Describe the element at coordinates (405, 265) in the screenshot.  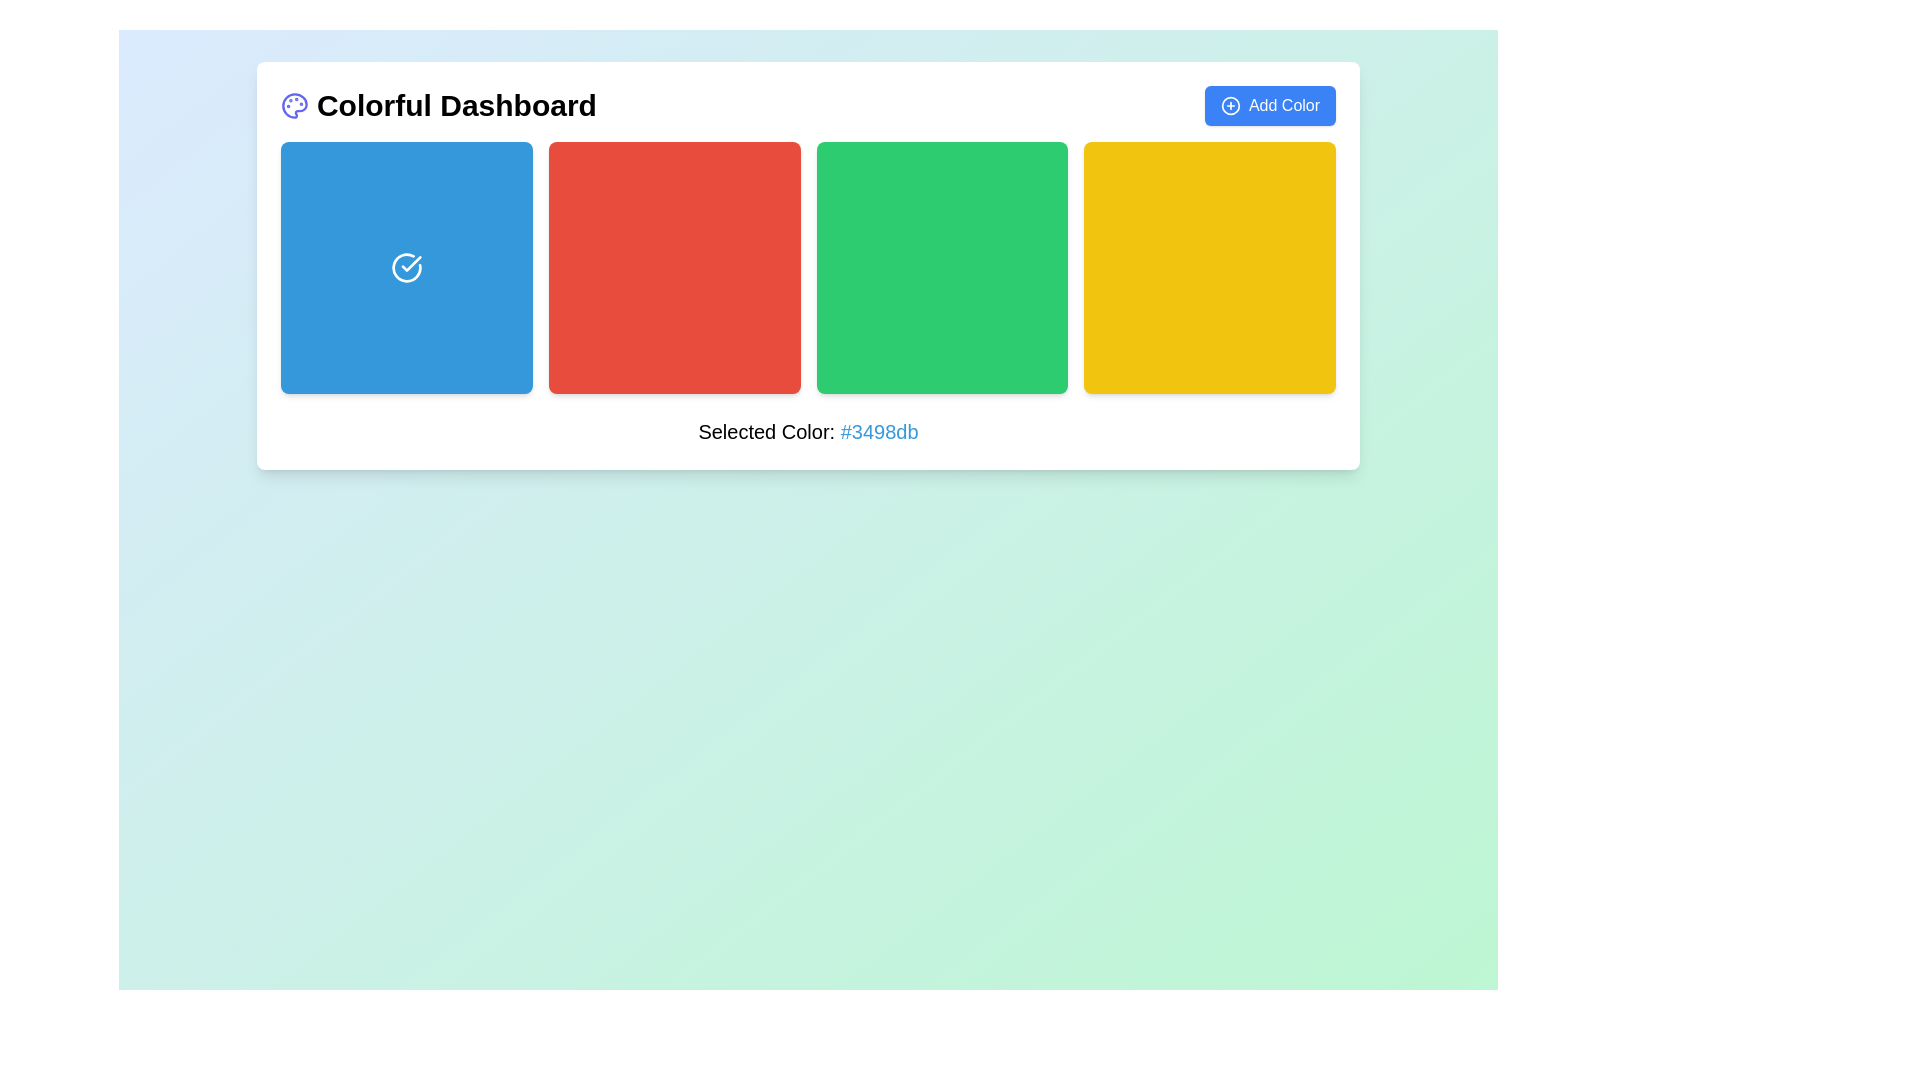
I see `the circular icon with a check mark inside, which is located centered within the first blue rectangle in a grid of options` at that location.